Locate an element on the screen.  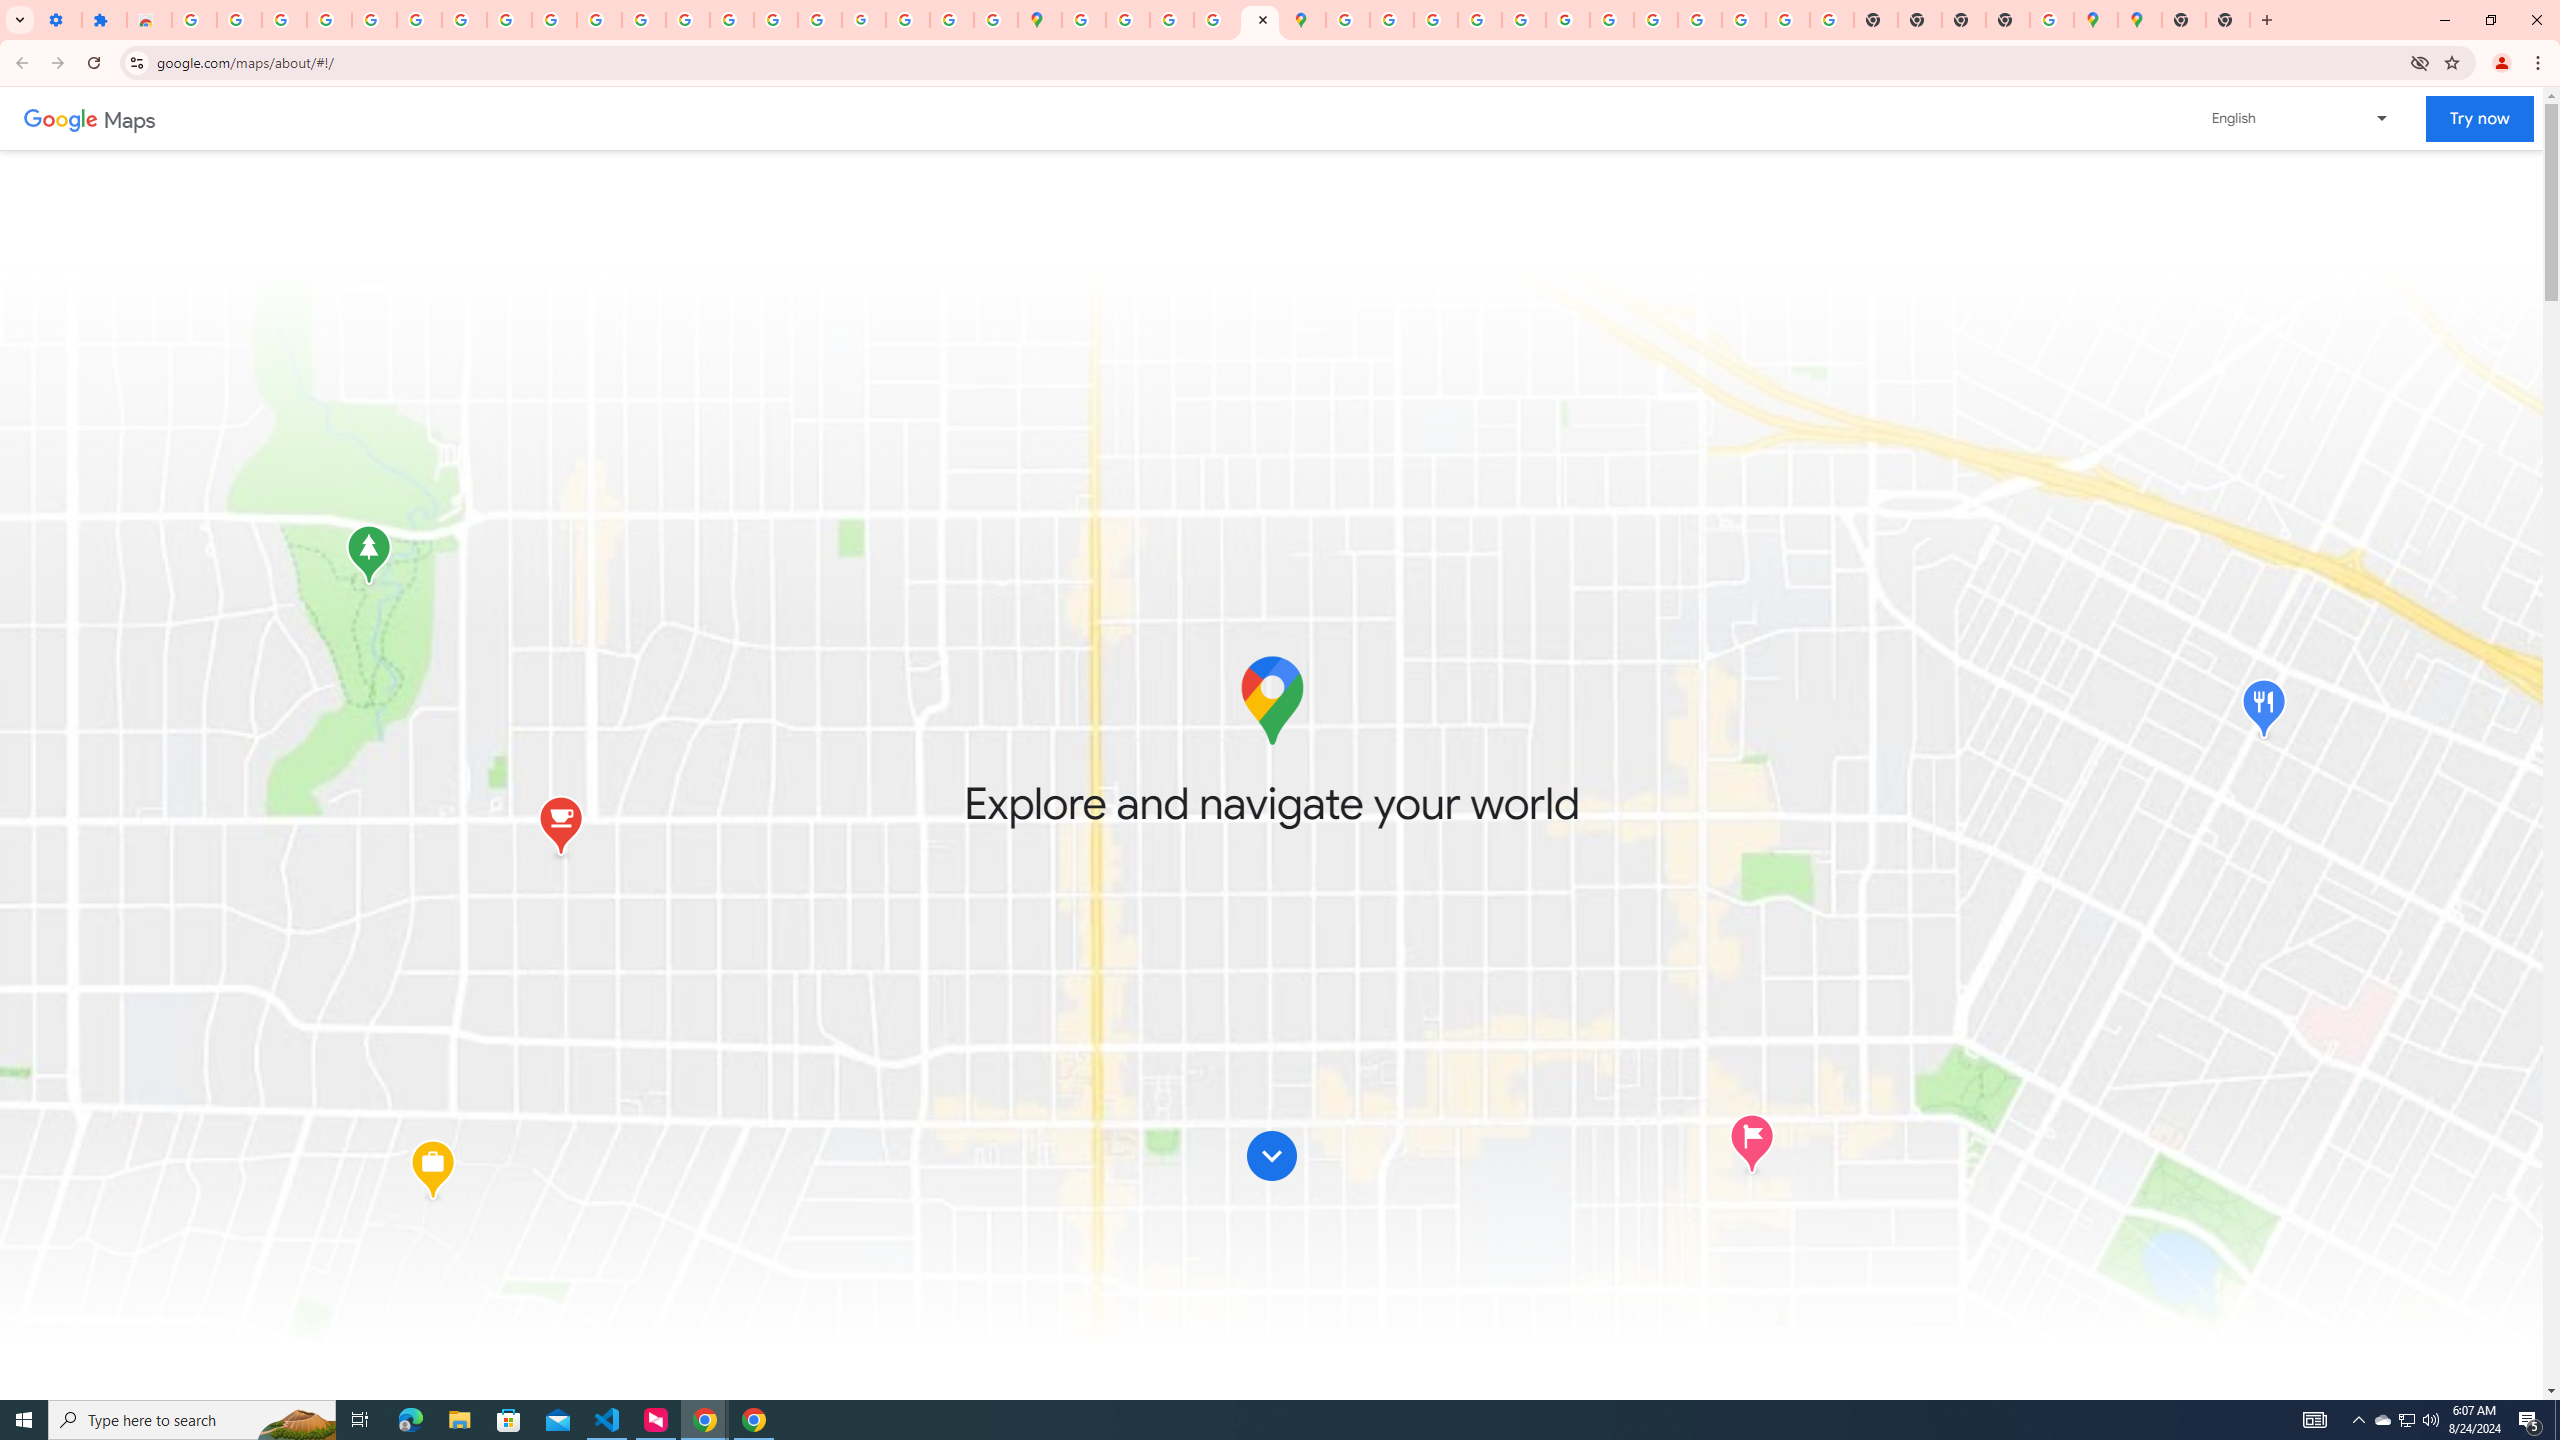
'New Tab' is located at coordinates (2226, 19).